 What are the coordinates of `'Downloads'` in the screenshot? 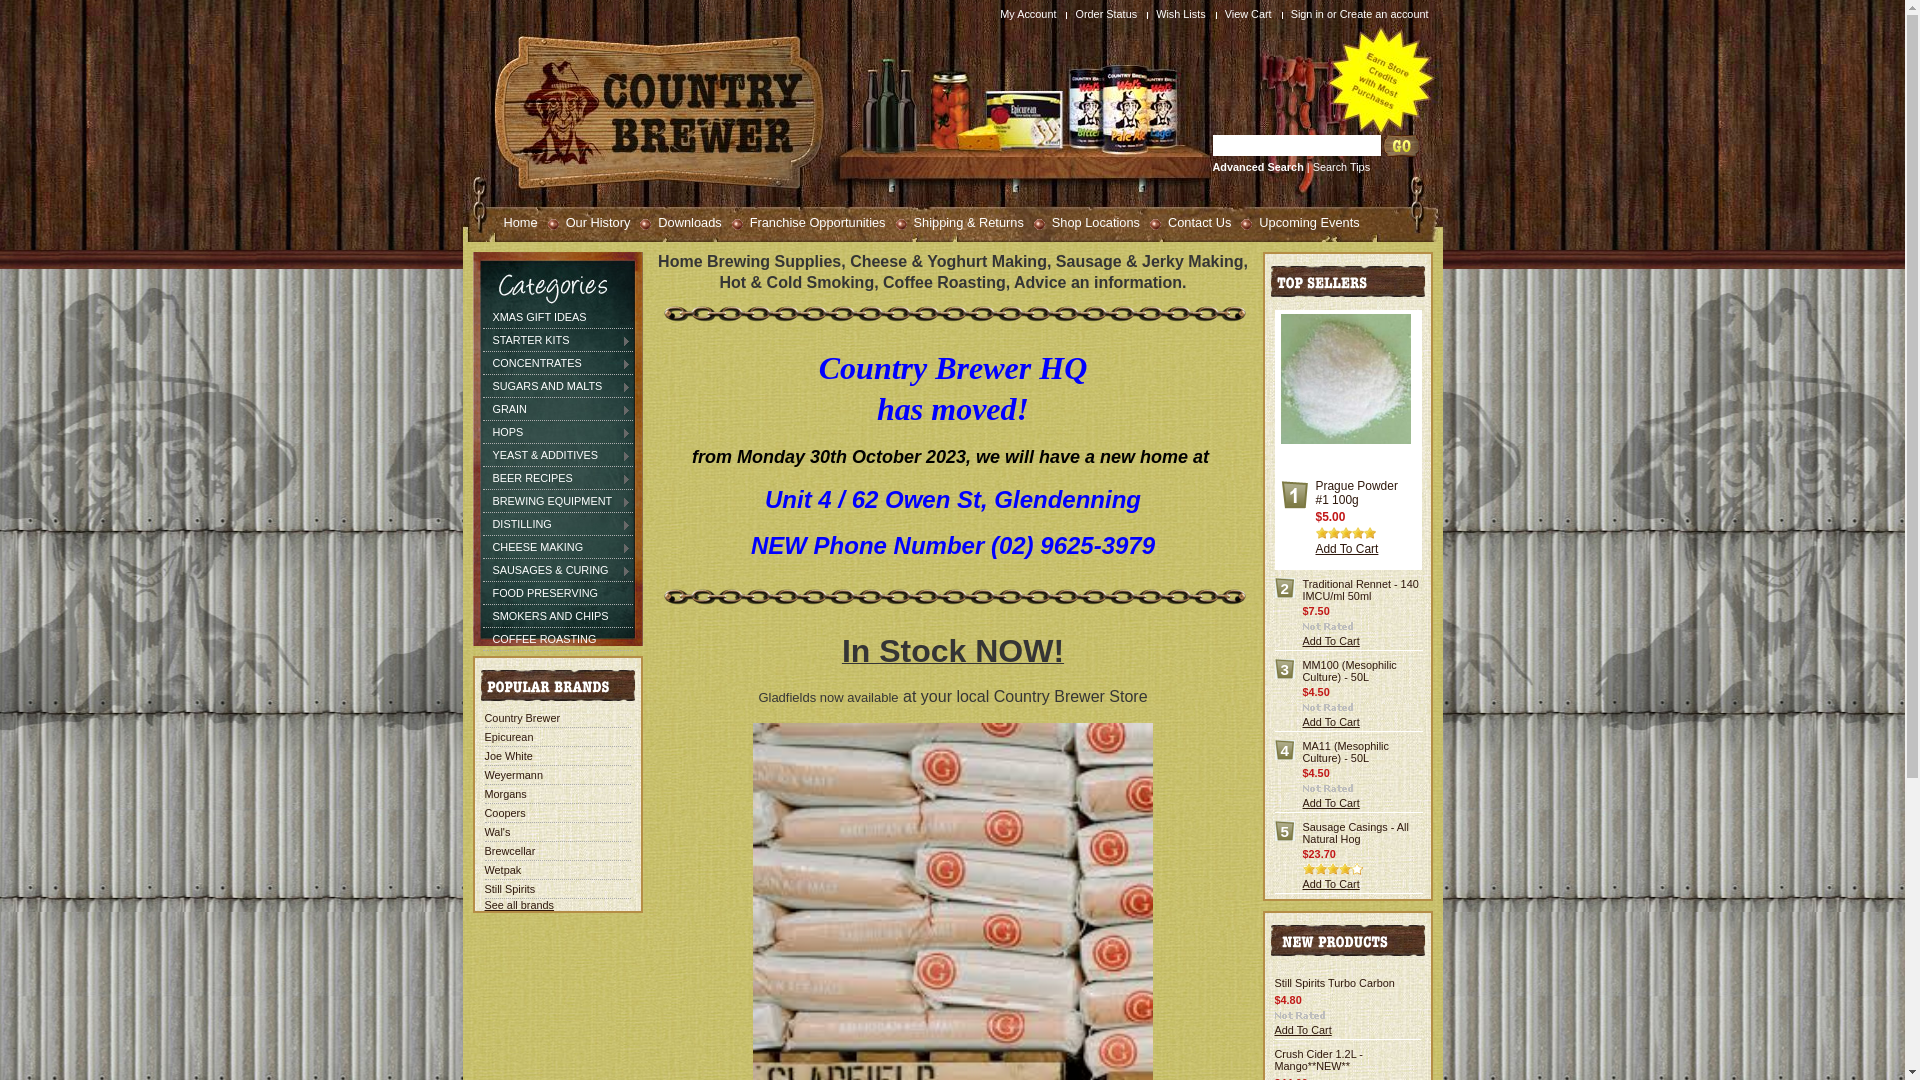 It's located at (680, 221).